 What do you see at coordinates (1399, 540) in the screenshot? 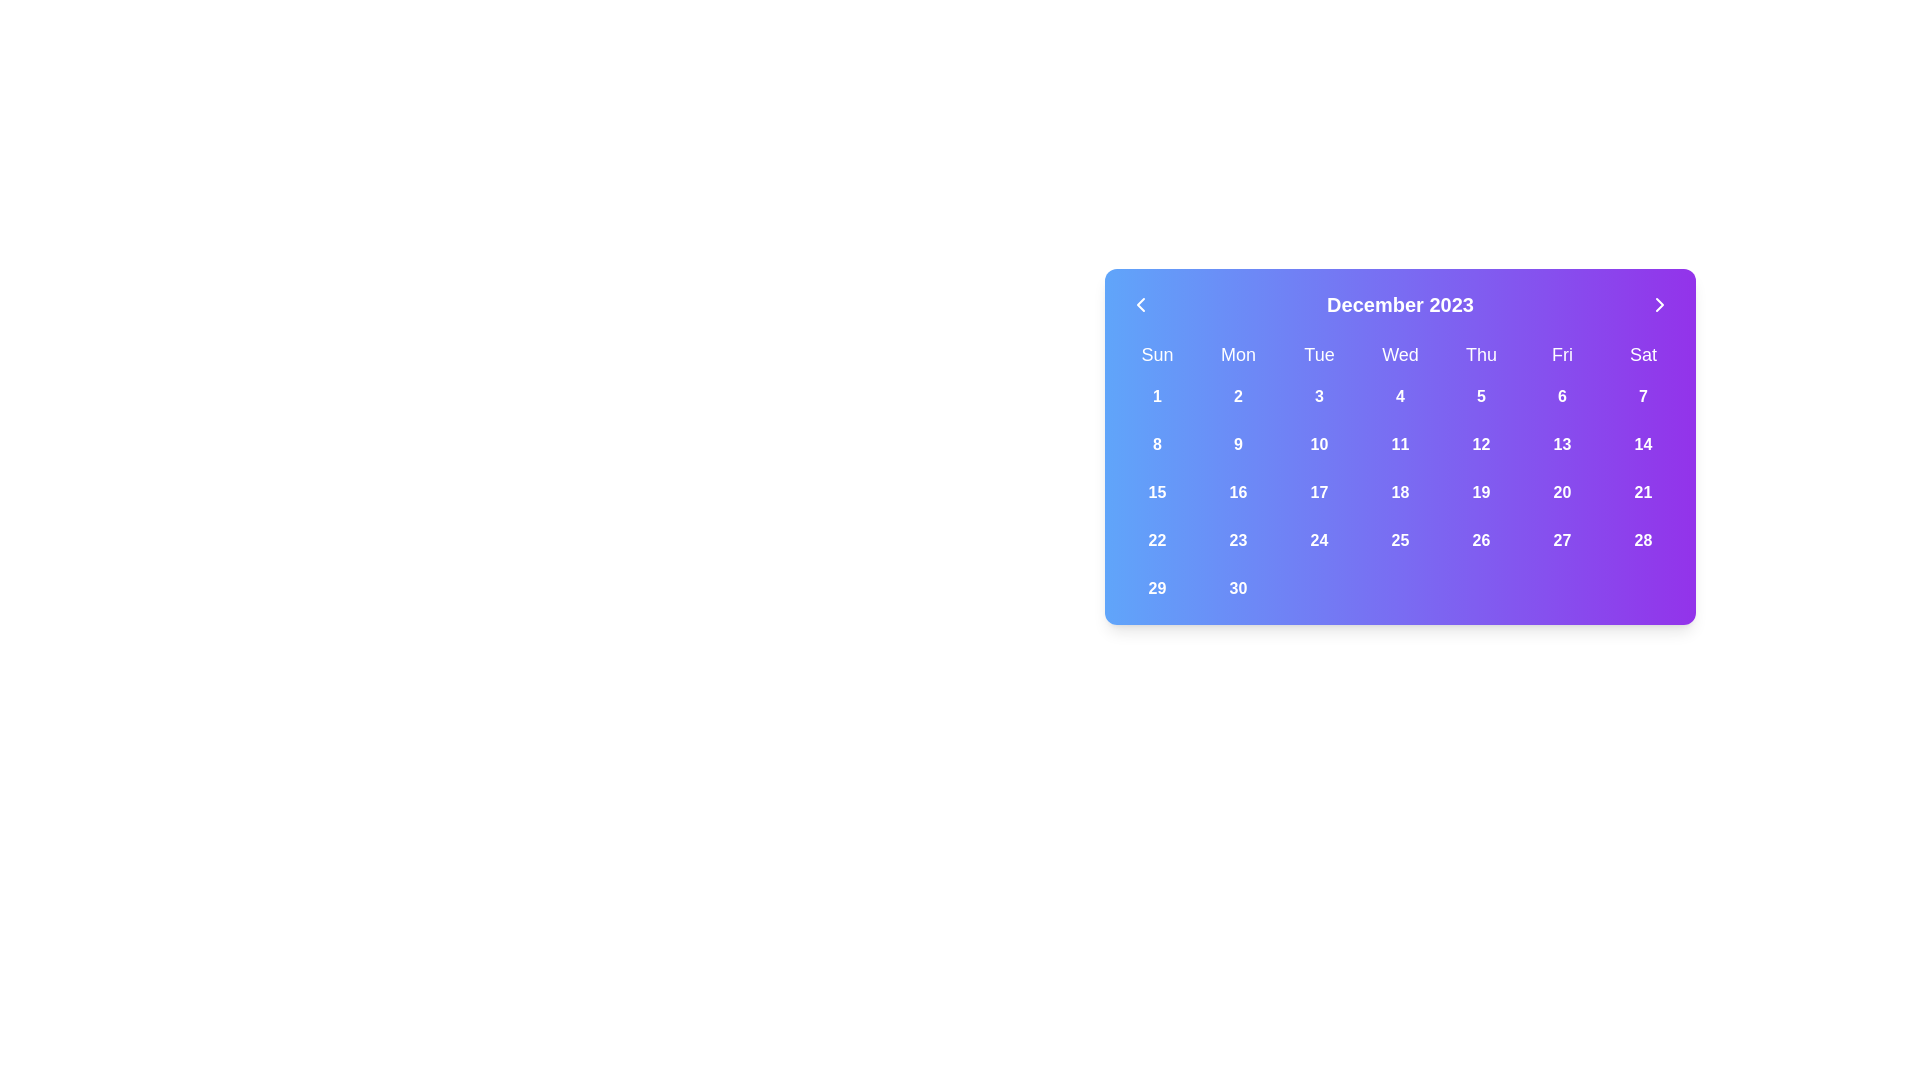
I see `the rectangular button with rounded corners labeled '25' in the calendar grid under the 'Wed' column` at bounding box center [1399, 540].